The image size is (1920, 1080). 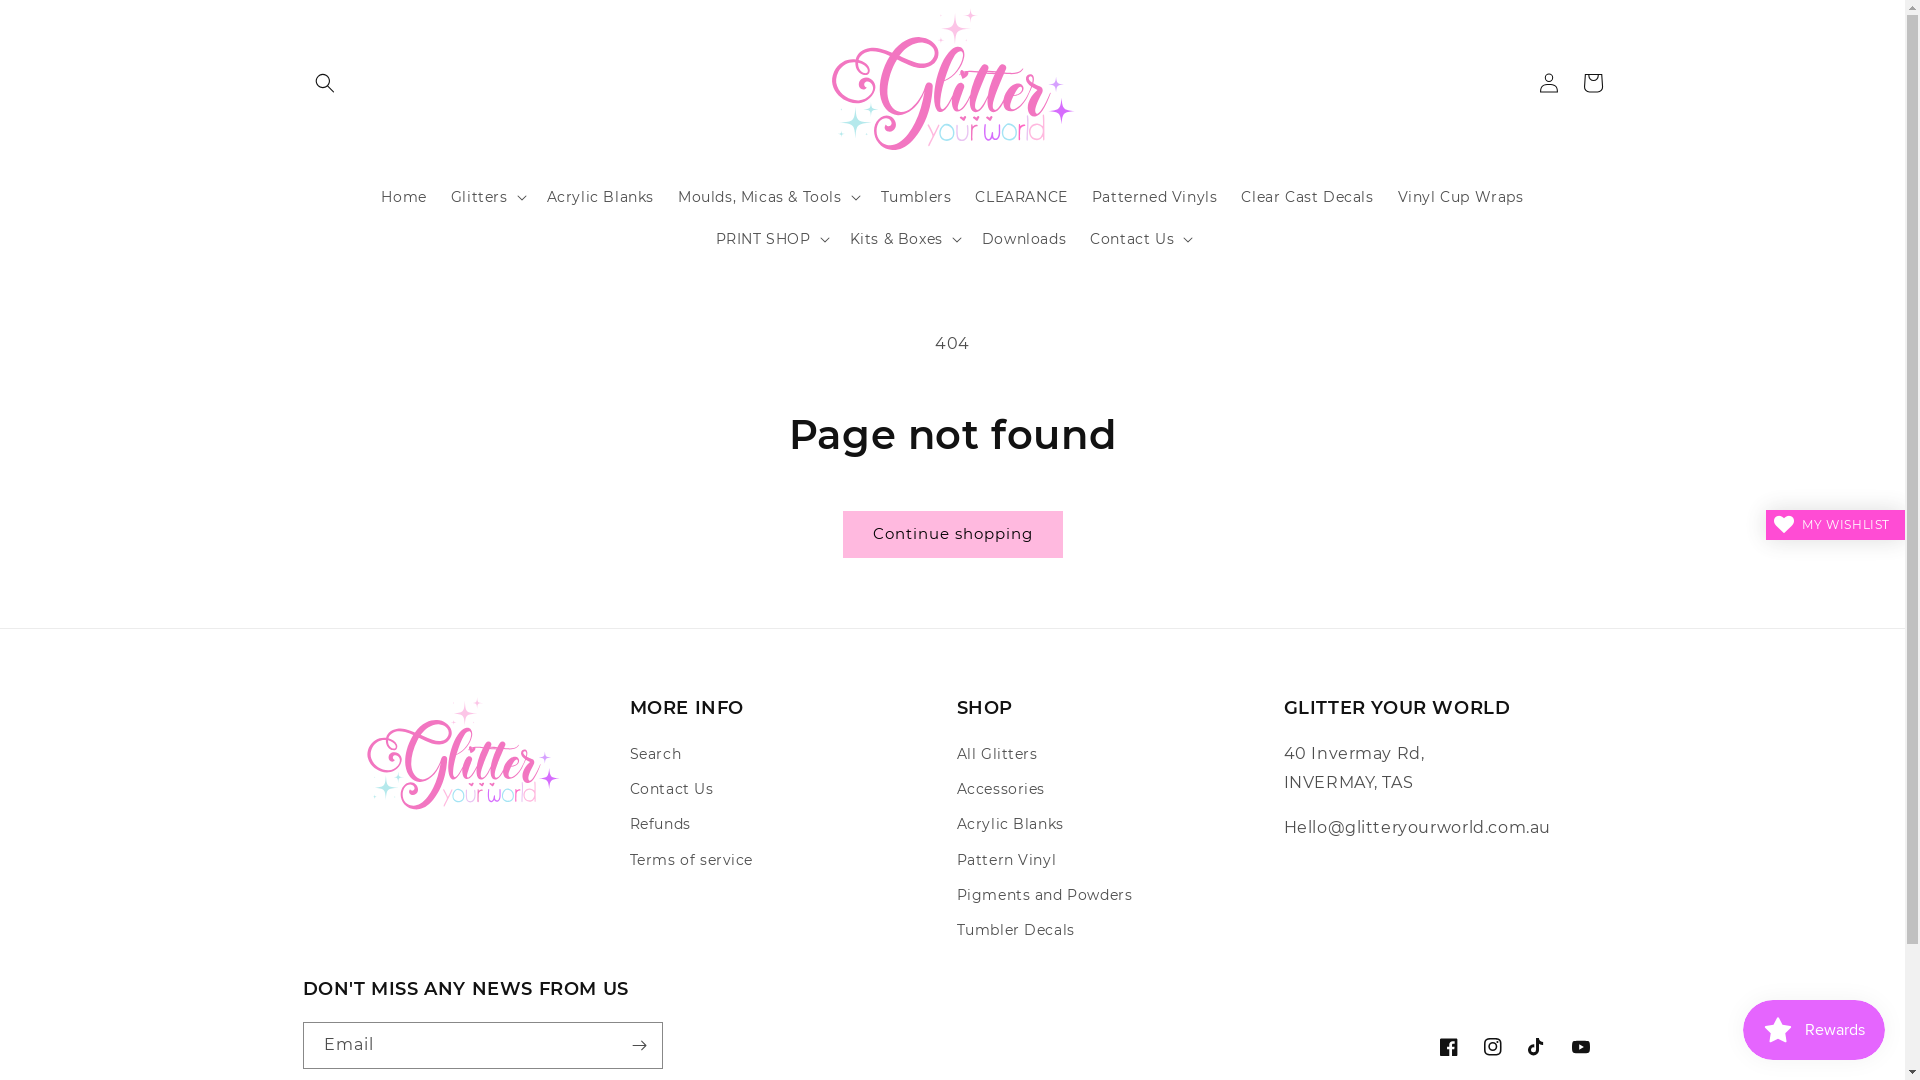 I want to click on 'Log in', so click(x=1525, y=80).